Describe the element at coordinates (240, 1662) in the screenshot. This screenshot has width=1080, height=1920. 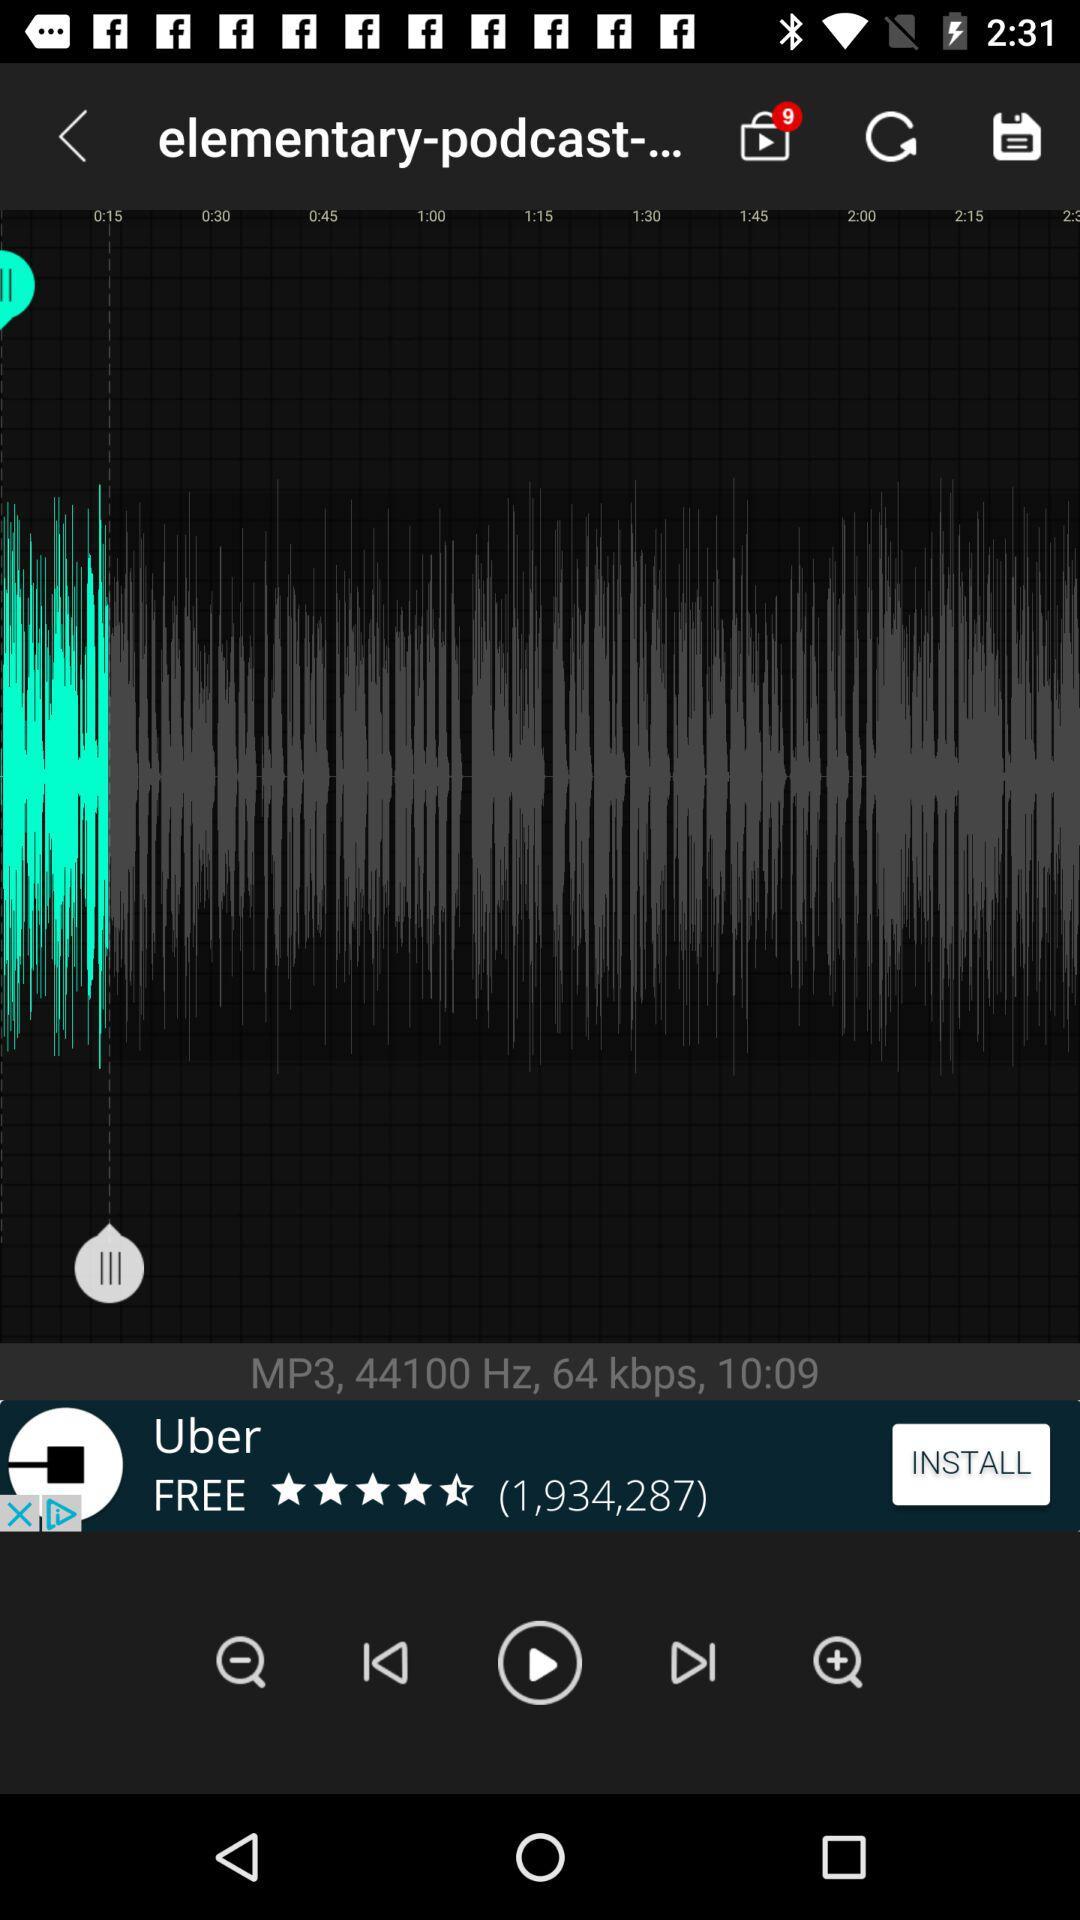
I see `zoom out` at that location.